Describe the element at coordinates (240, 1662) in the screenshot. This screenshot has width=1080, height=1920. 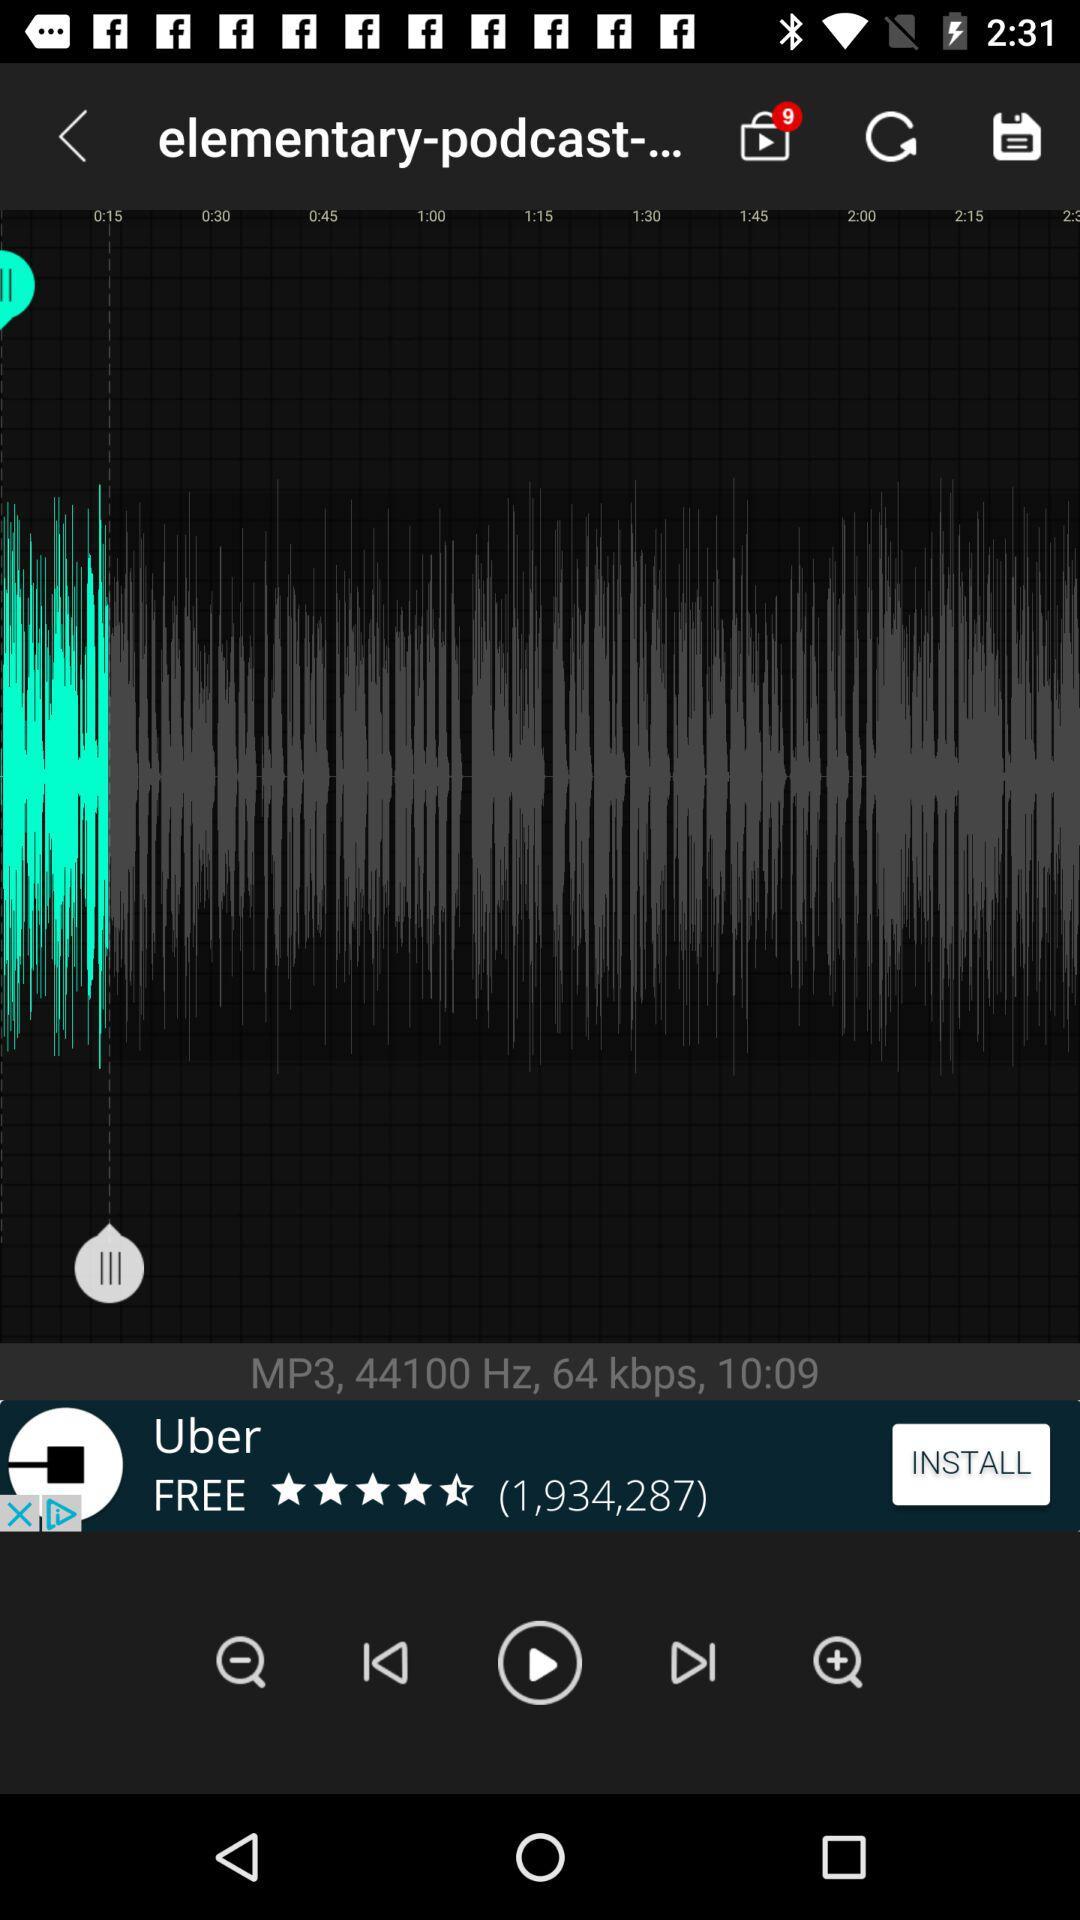
I see `zoom out` at that location.